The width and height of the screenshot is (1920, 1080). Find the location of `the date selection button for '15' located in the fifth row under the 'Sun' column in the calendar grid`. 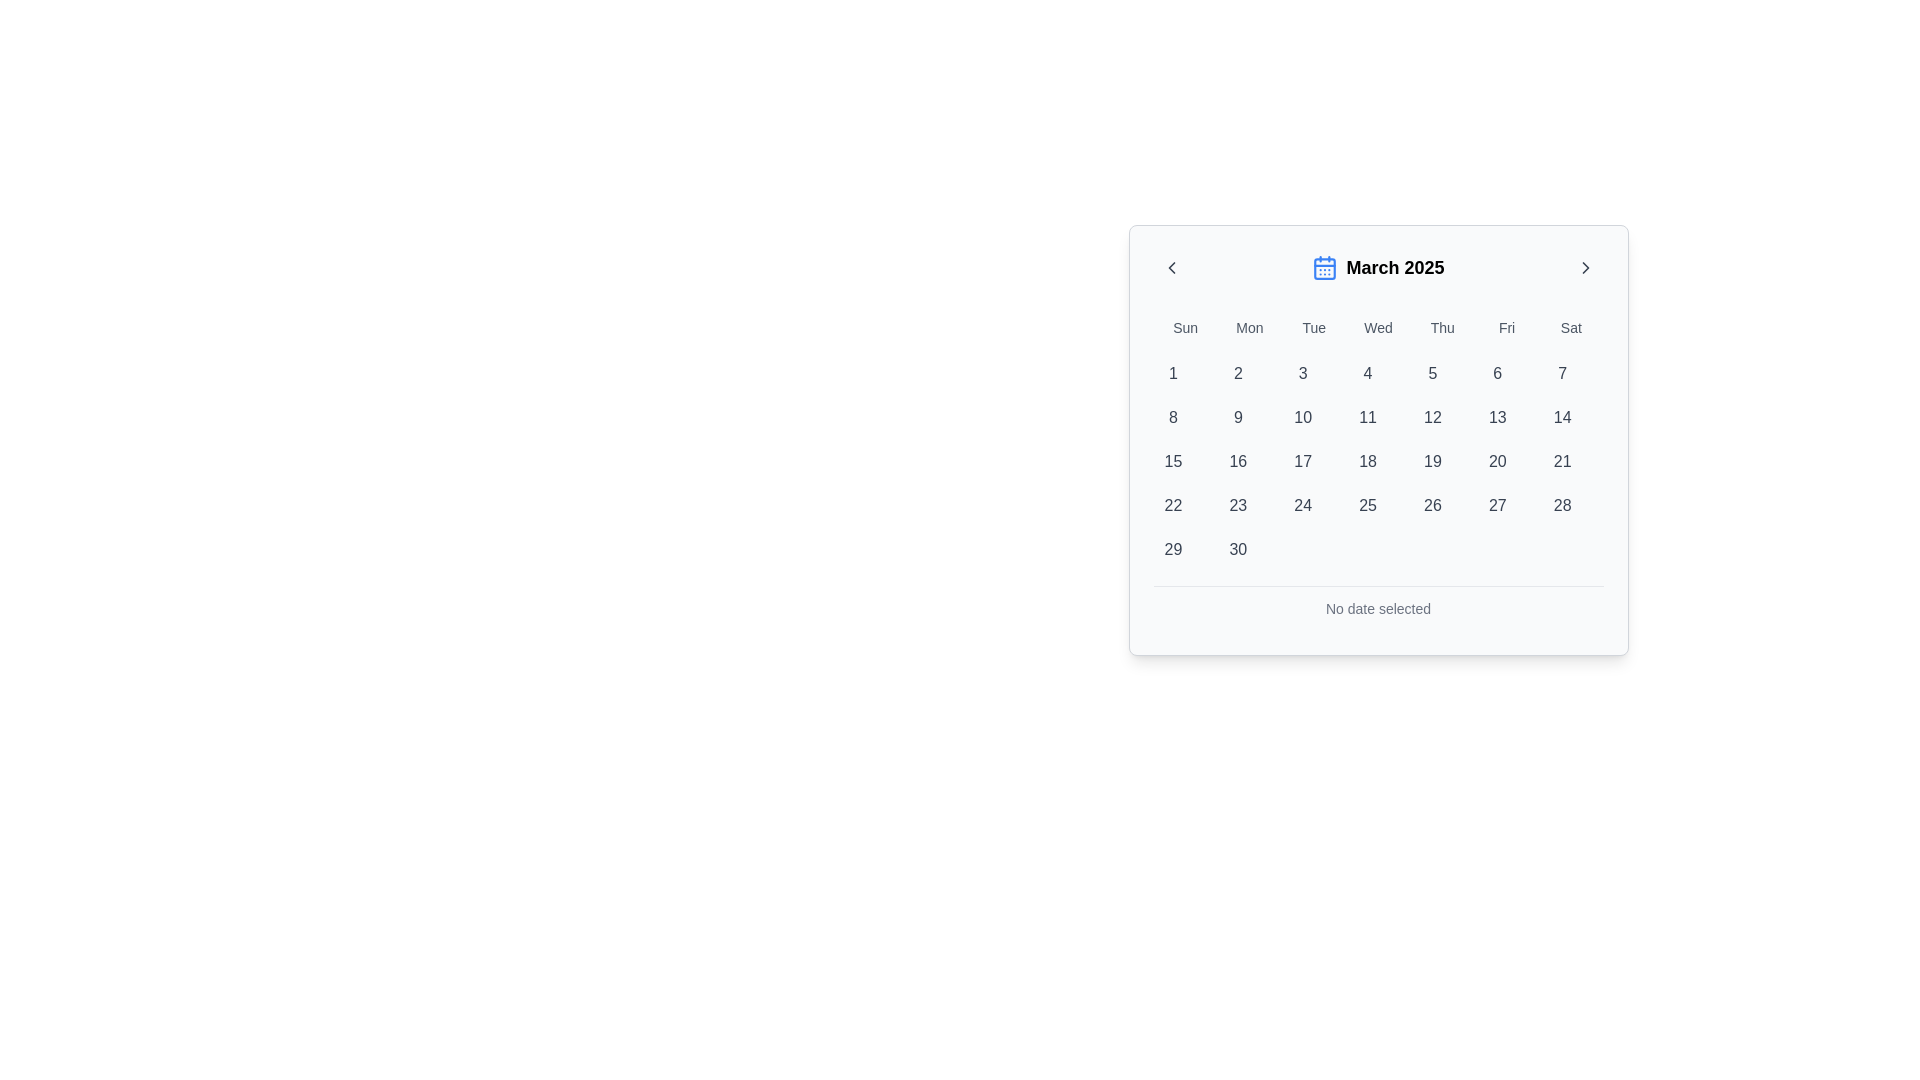

the date selection button for '15' located in the fifth row under the 'Sun' column in the calendar grid is located at coordinates (1173, 462).